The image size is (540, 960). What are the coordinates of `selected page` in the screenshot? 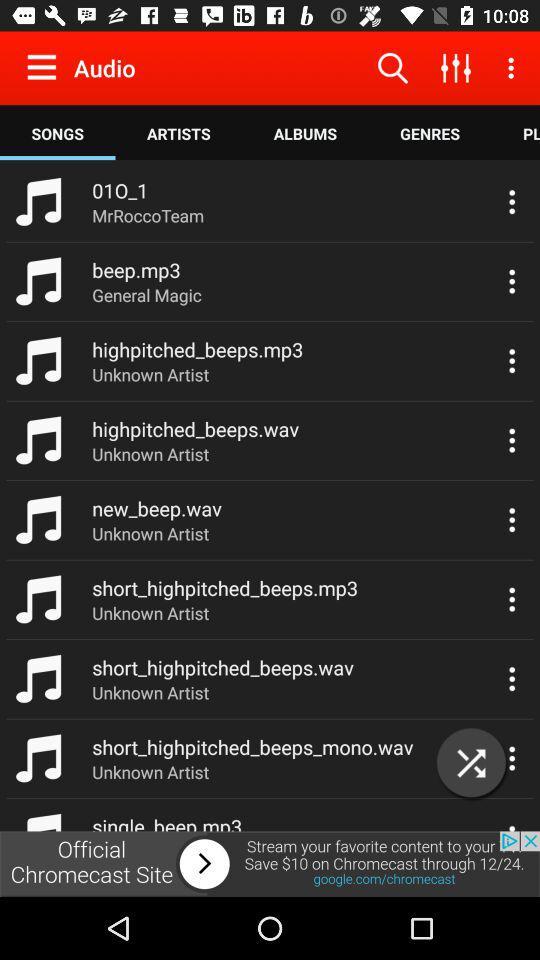 It's located at (471, 762).